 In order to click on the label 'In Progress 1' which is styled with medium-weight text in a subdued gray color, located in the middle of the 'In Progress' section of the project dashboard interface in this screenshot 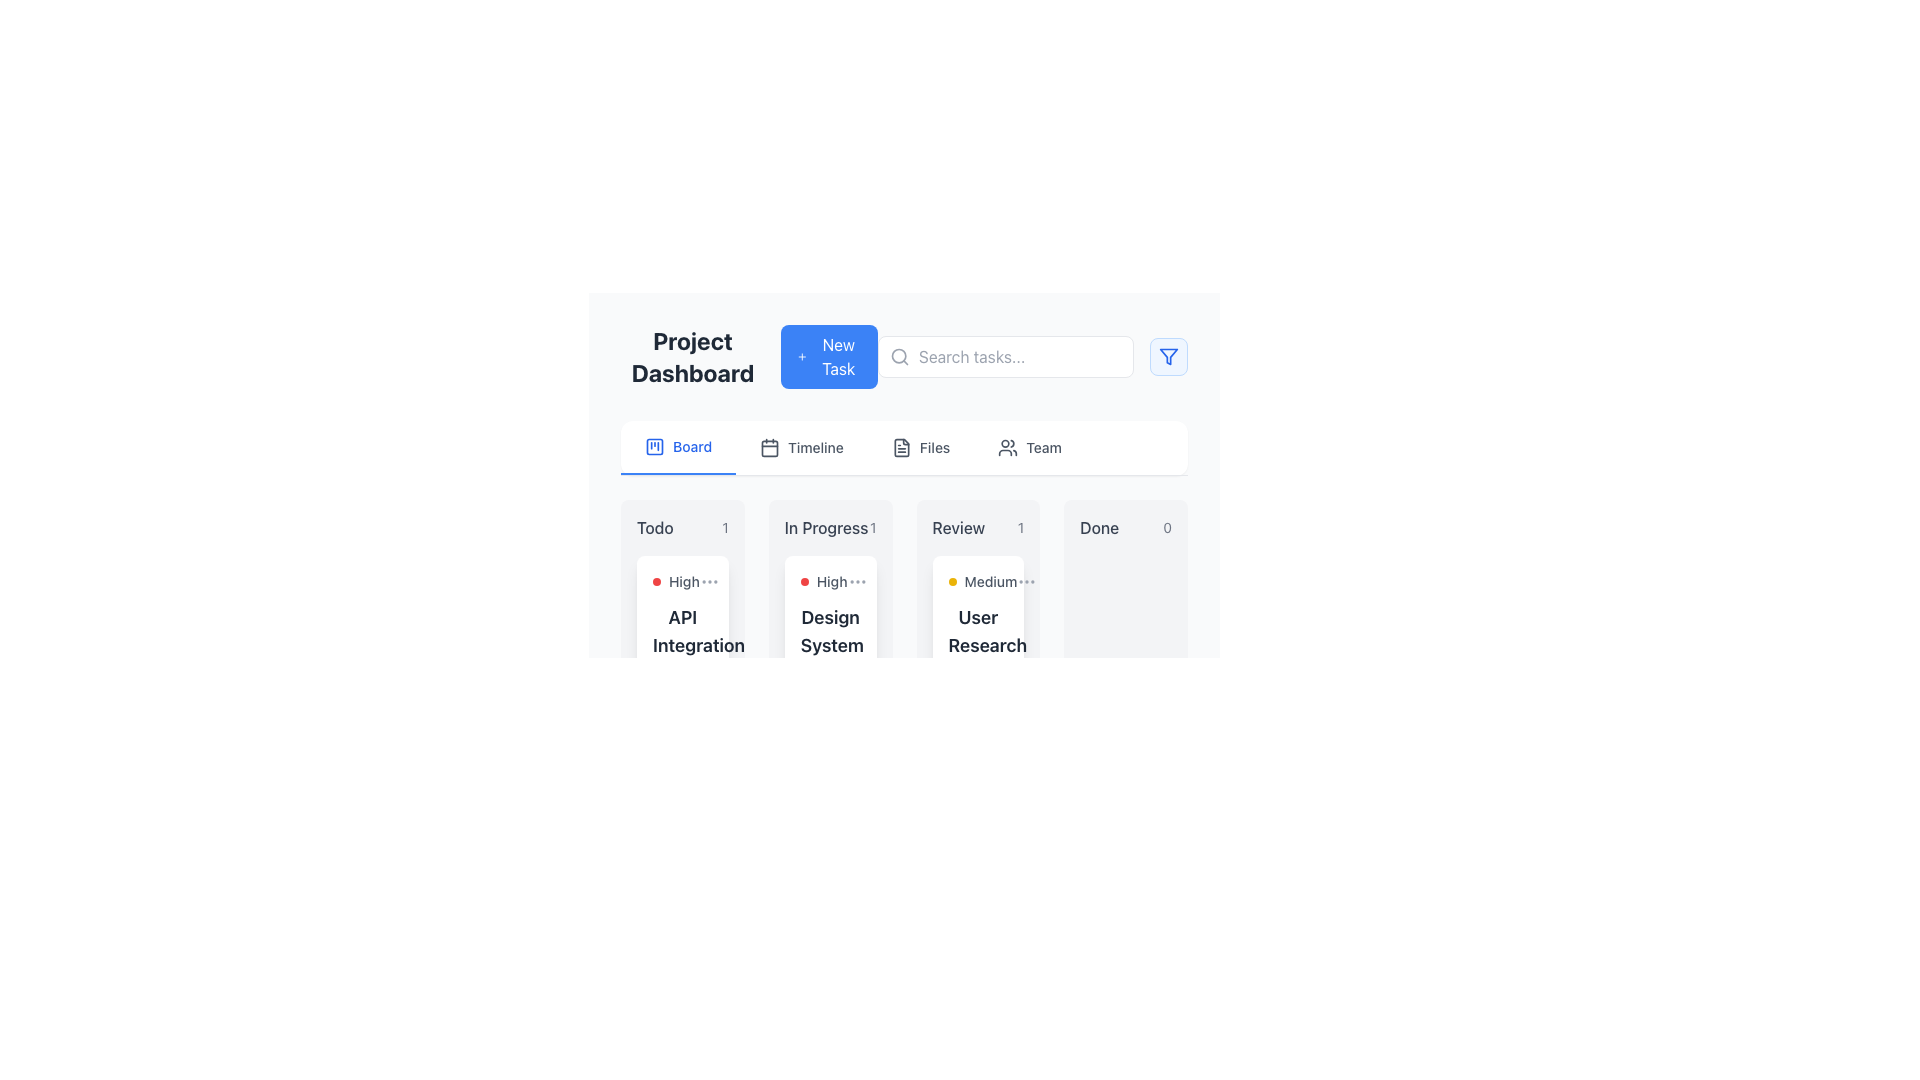, I will do `click(830, 527)`.